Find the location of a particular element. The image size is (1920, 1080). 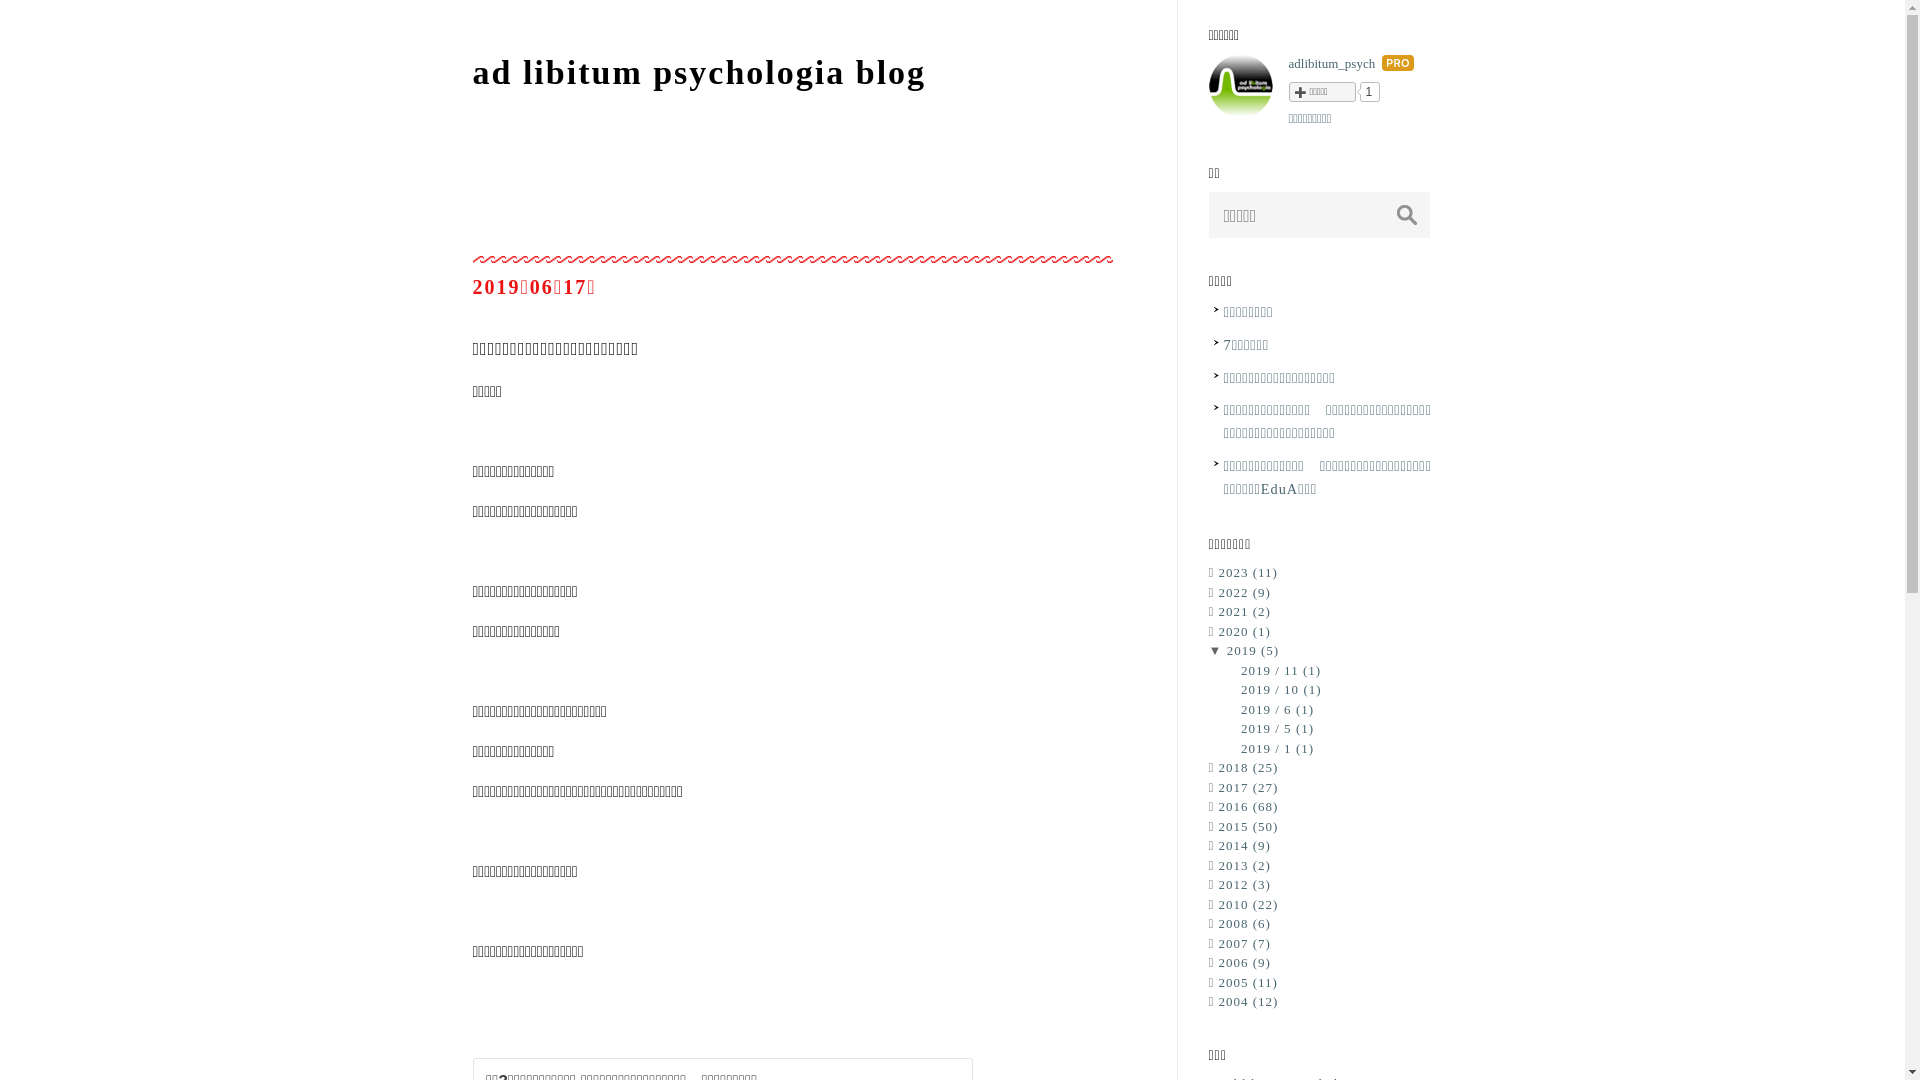

'2008 (6)' is located at coordinates (1217, 923).